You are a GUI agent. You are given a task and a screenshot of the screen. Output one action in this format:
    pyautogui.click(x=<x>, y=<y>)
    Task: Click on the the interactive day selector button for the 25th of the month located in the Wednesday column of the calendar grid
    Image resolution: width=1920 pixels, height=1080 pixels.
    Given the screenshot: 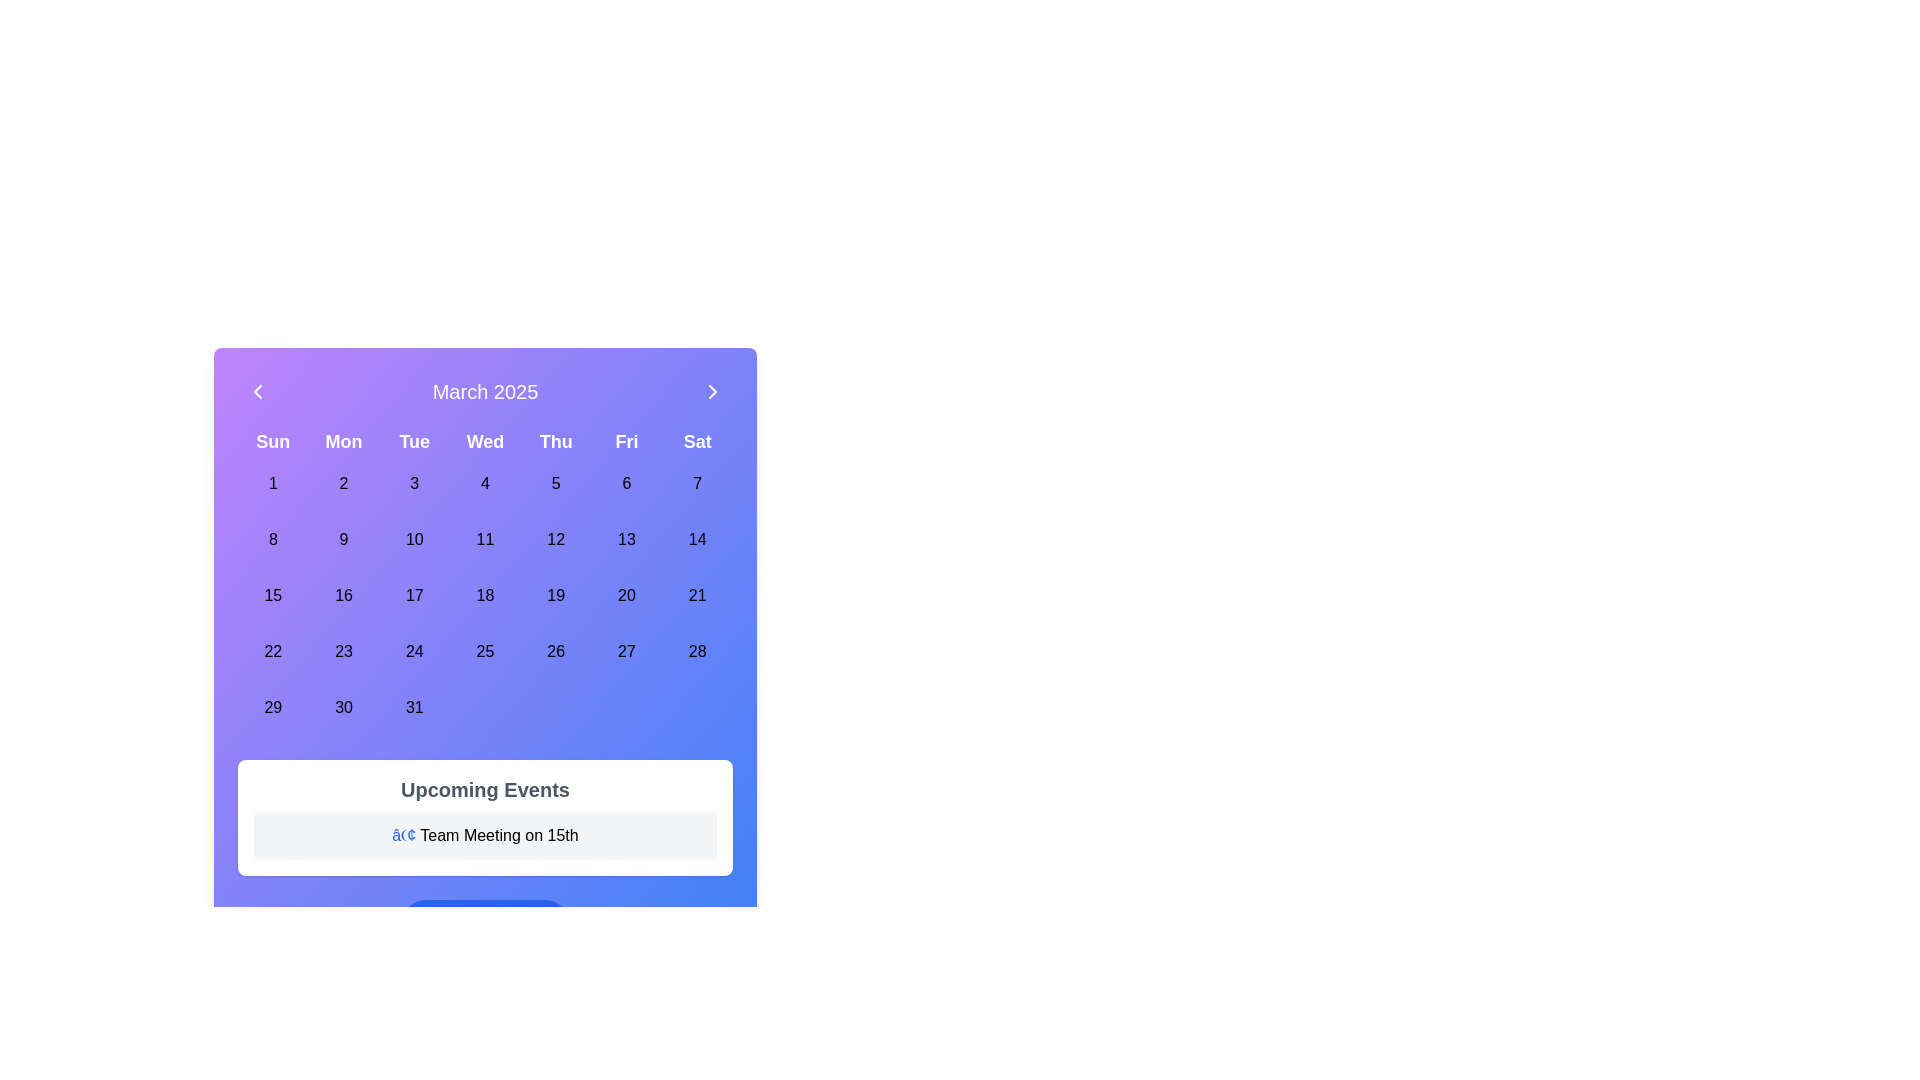 What is the action you would take?
    pyautogui.click(x=485, y=651)
    